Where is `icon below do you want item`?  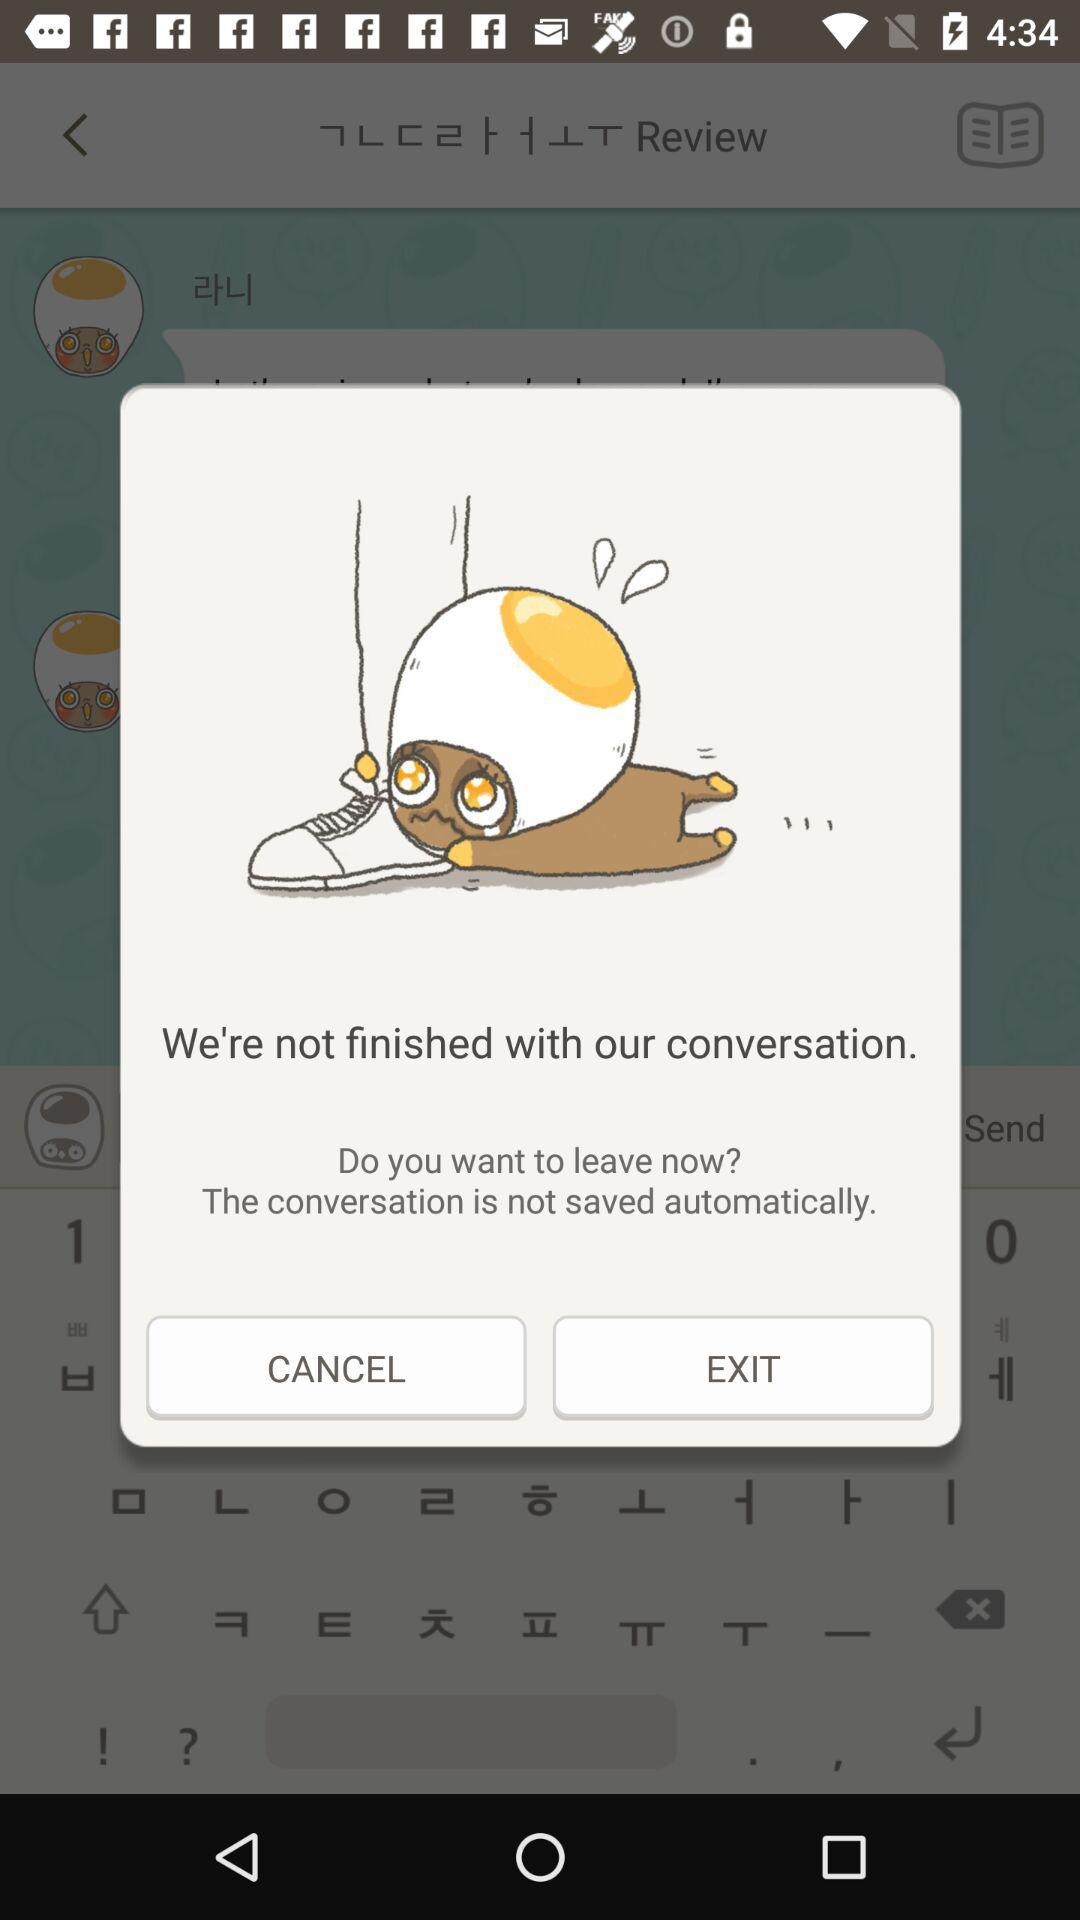 icon below do you want item is located at coordinates (335, 1367).